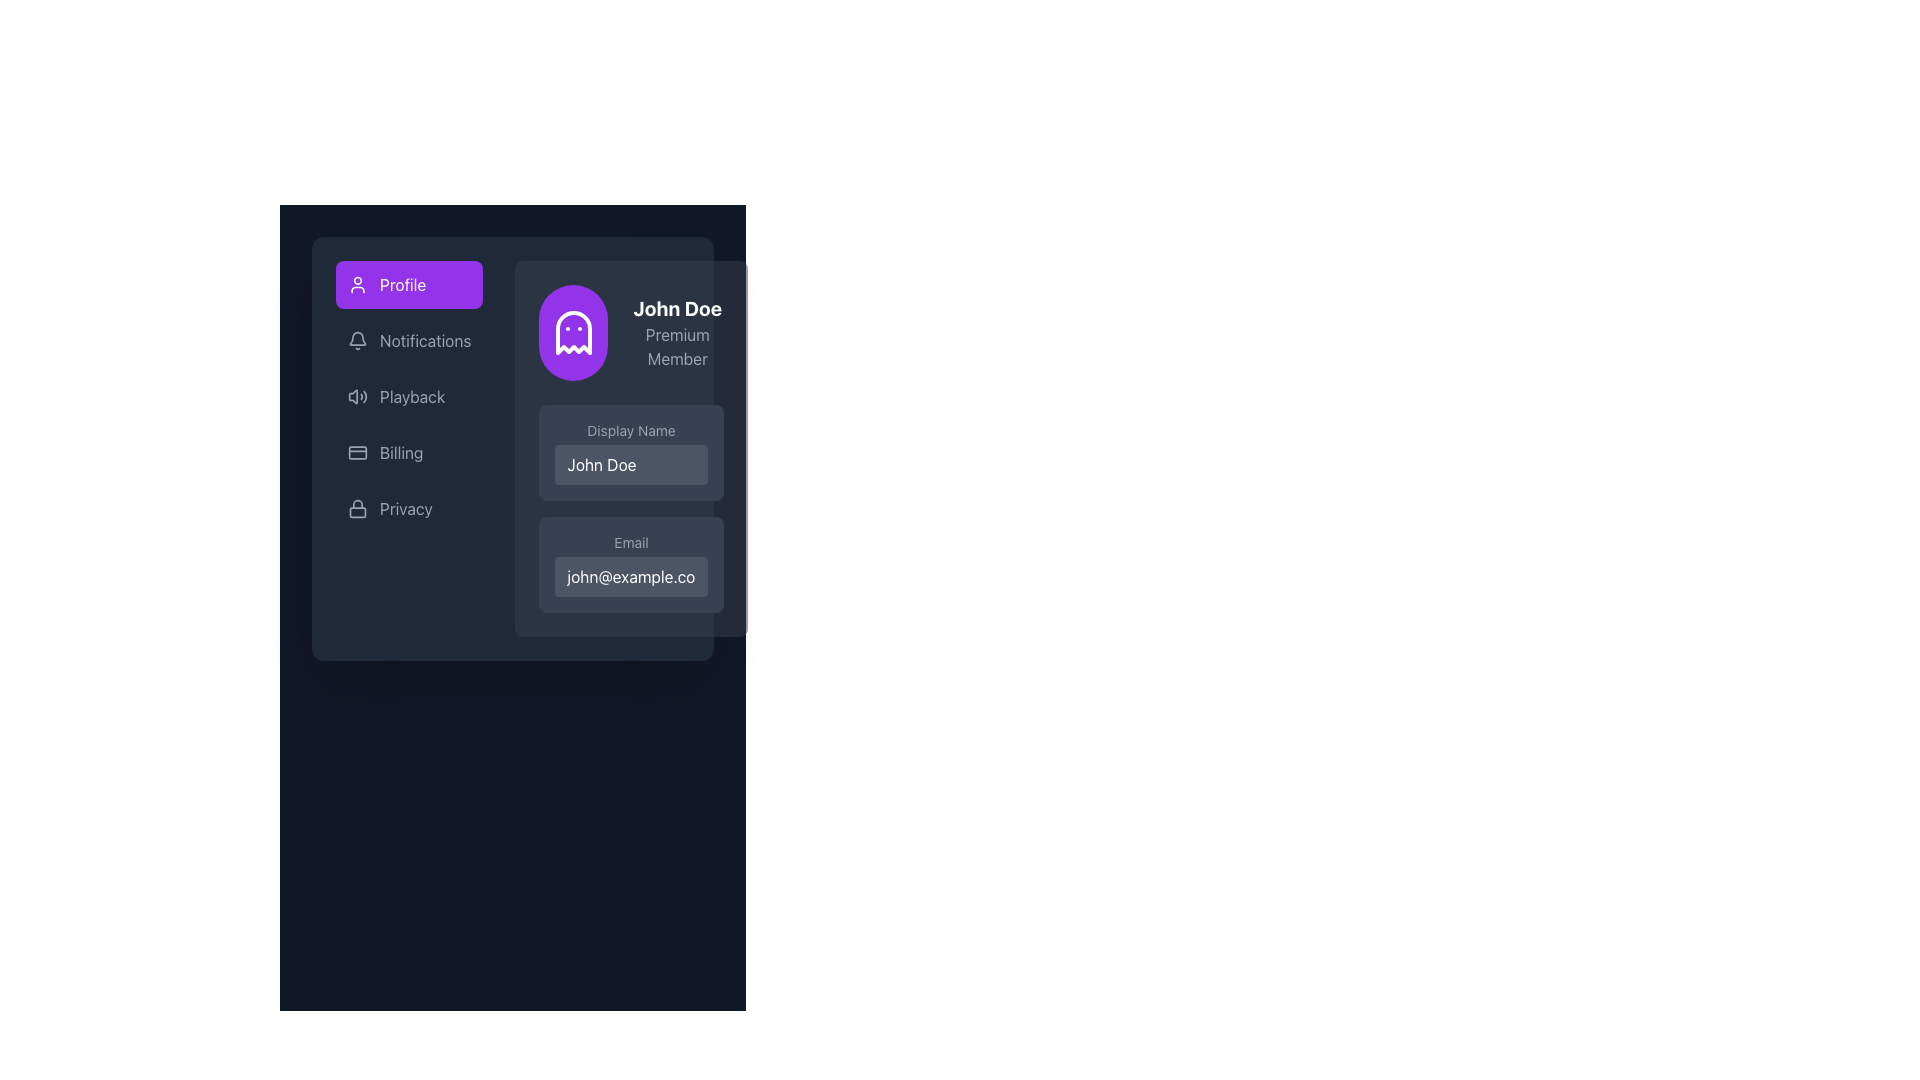  I want to click on the 'Privacy' text label, which is styled in gray on a dark background, so click(405, 508).